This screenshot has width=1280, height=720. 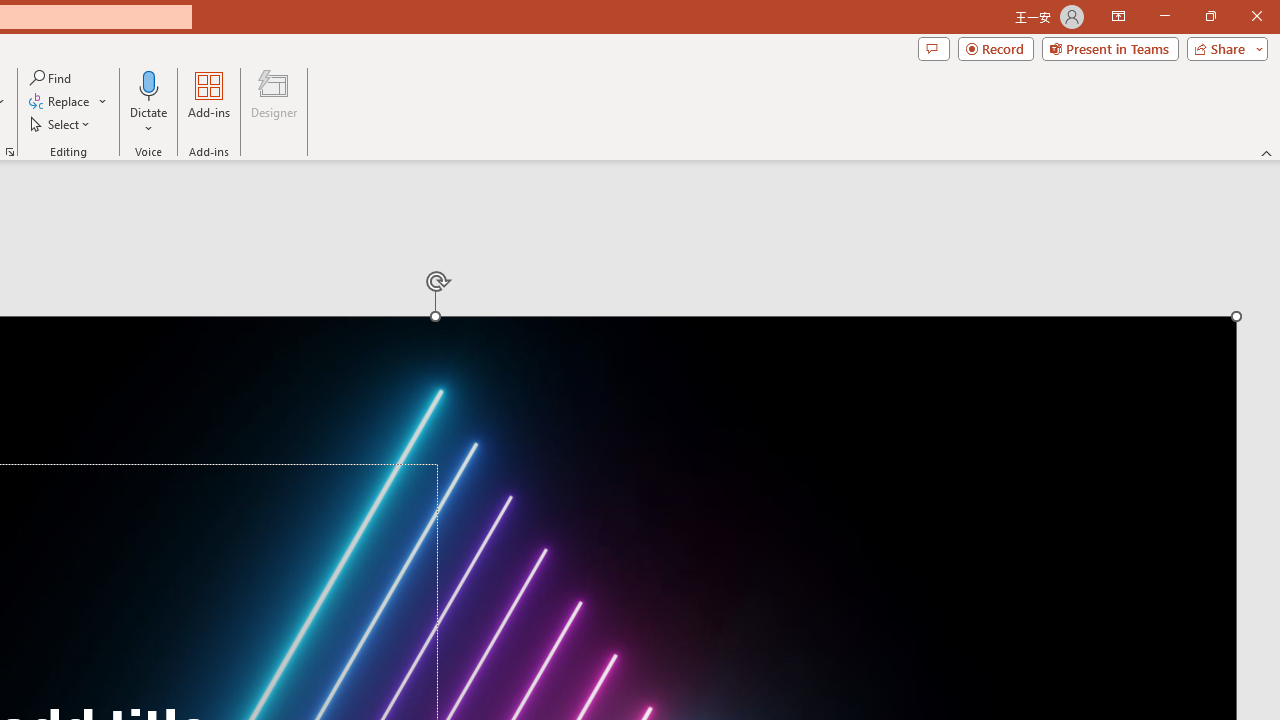 What do you see at coordinates (148, 84) in the screenshot?
I see `'Dictate'` at bounding box center [148, 84].